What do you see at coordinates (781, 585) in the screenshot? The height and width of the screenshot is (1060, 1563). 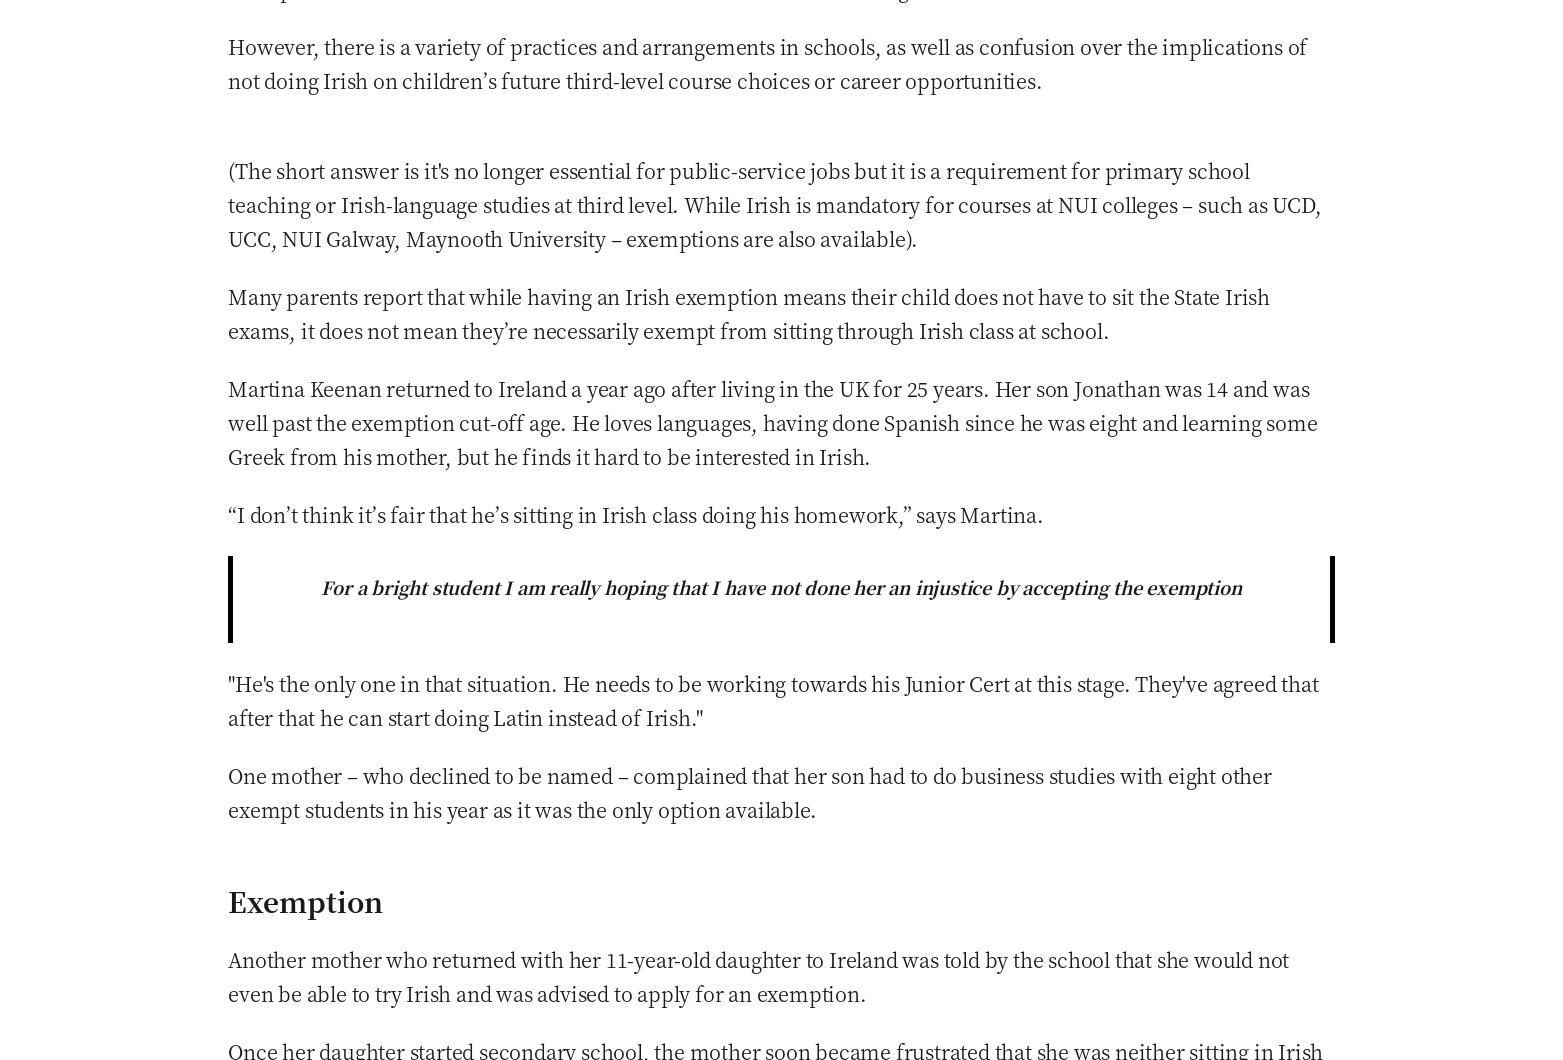 I see `'For a bright student I am really hoping that I have not done her an injustice by accepting the exemption'` at bounding box center [781, 585].